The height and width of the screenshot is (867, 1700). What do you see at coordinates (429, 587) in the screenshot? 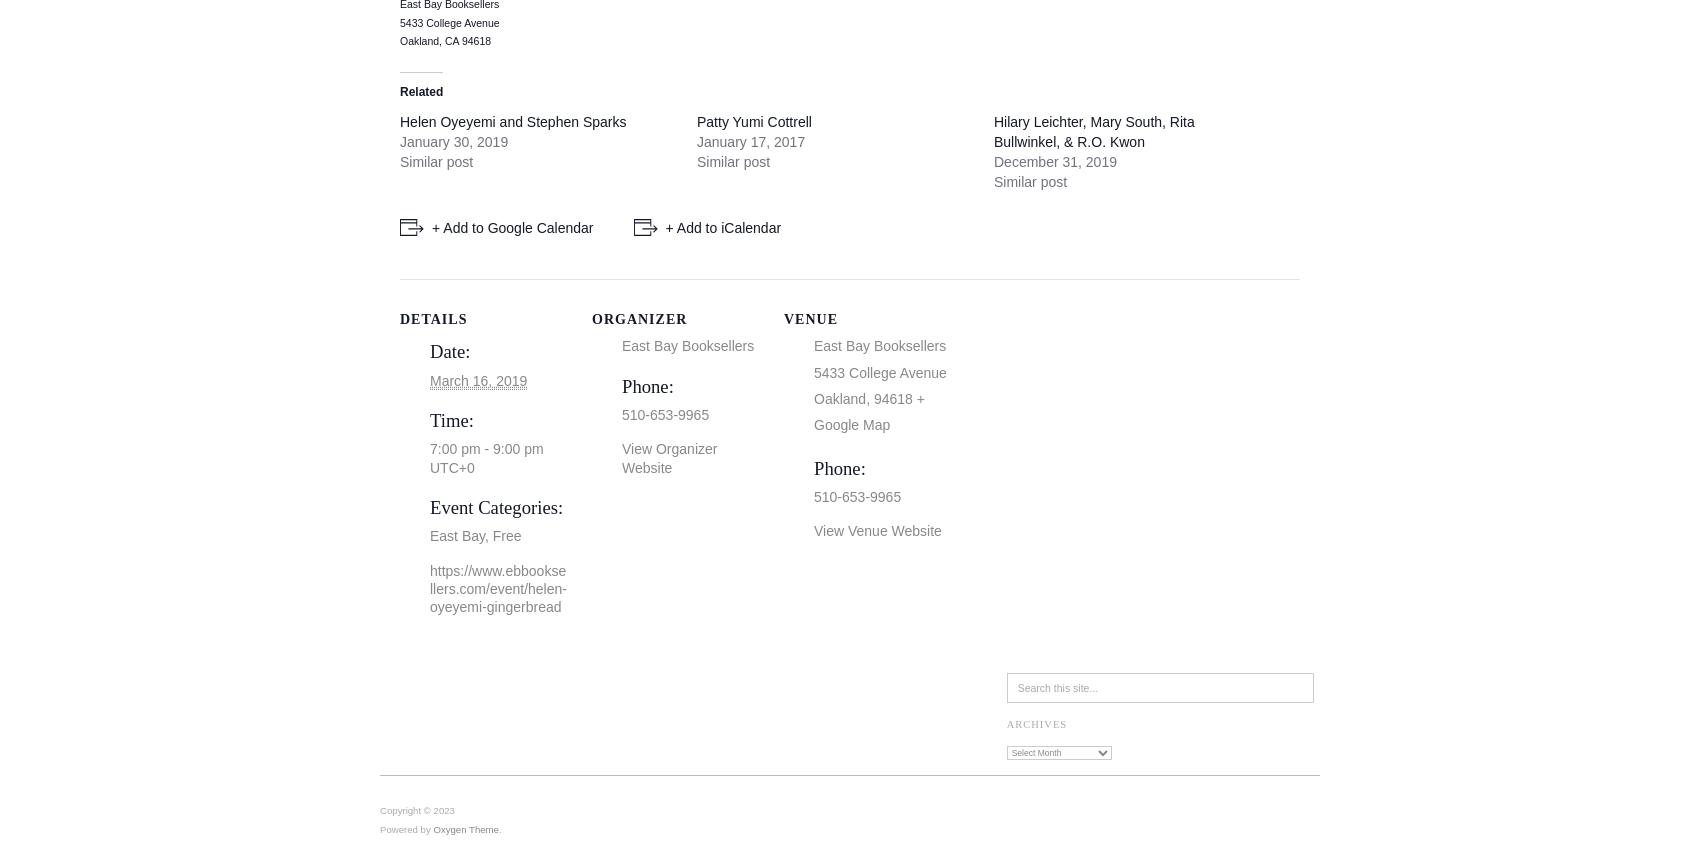
I see `'https://www.ebbooksellers.com/event/helen-oyeyemi-gingerbread'` at bounding box center [429, 587].